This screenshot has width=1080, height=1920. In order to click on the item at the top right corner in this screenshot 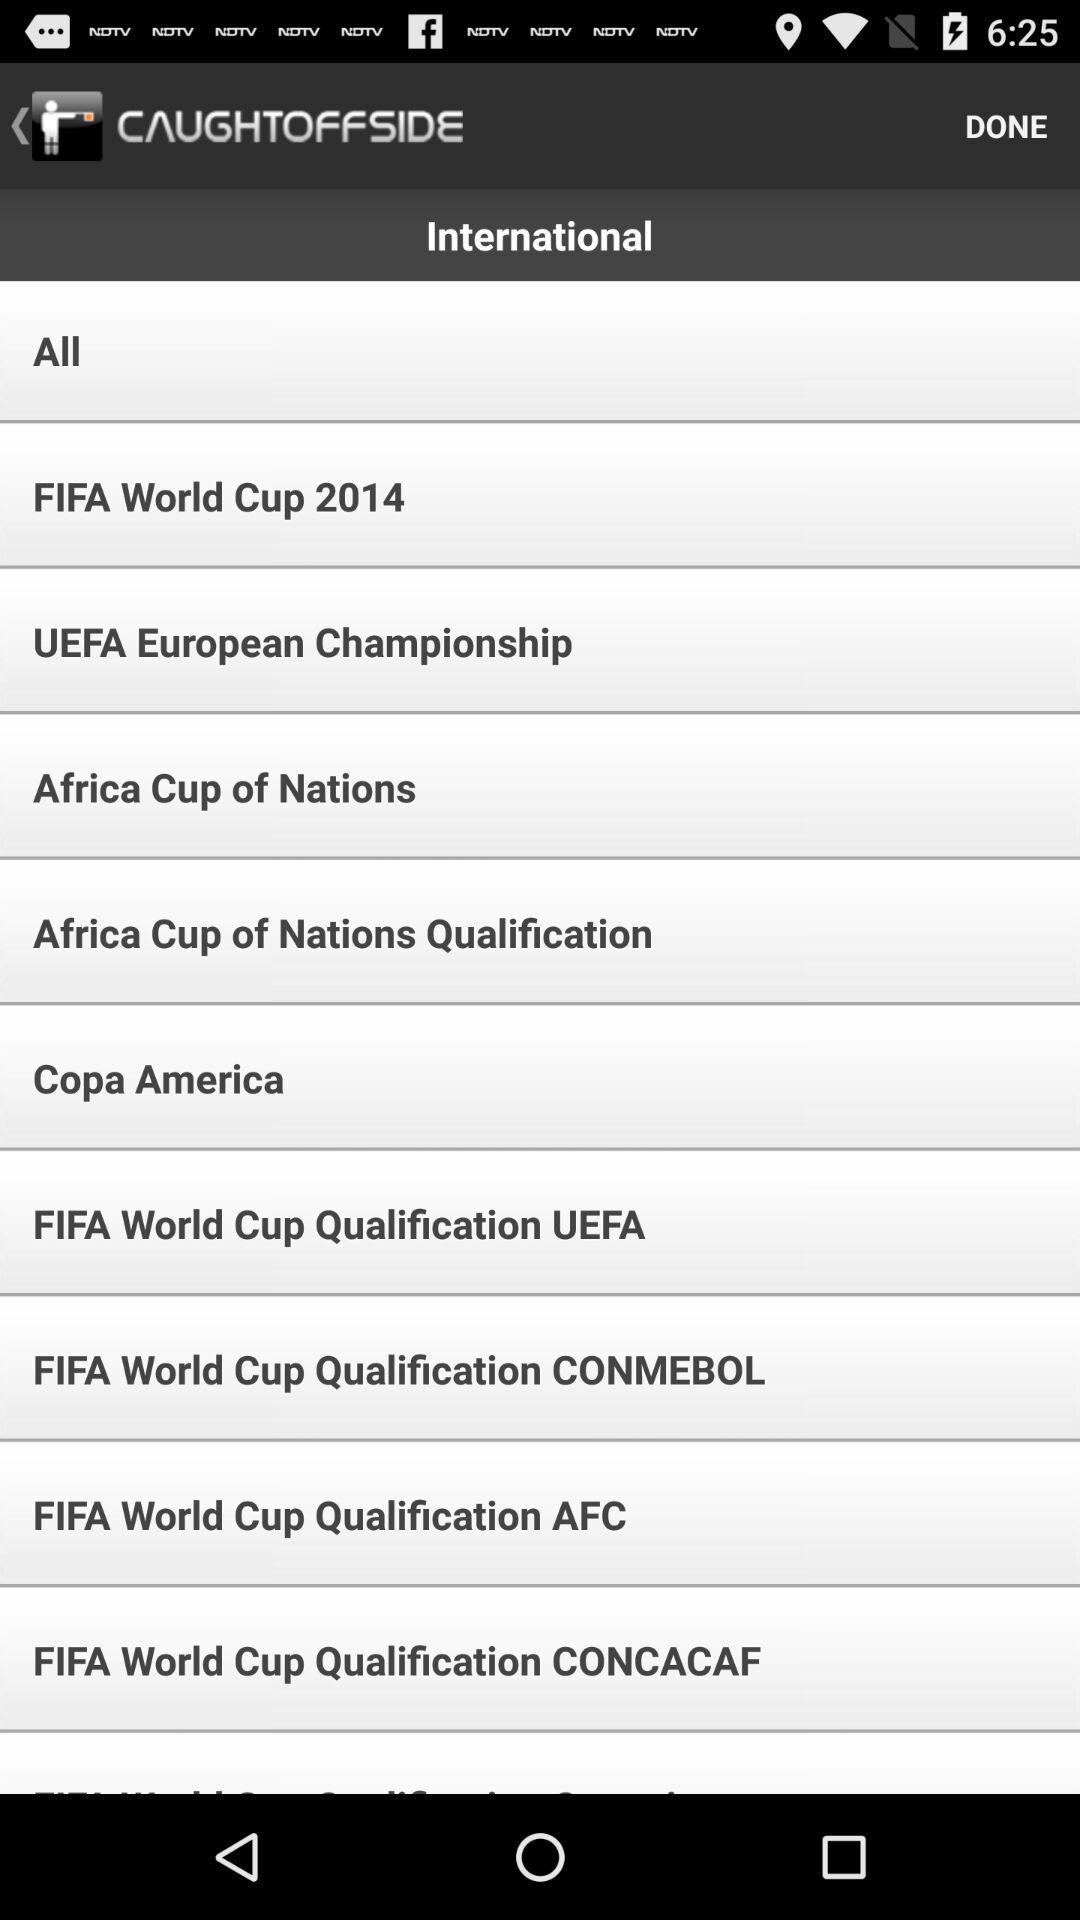, I will do `click(1006, 124)`.